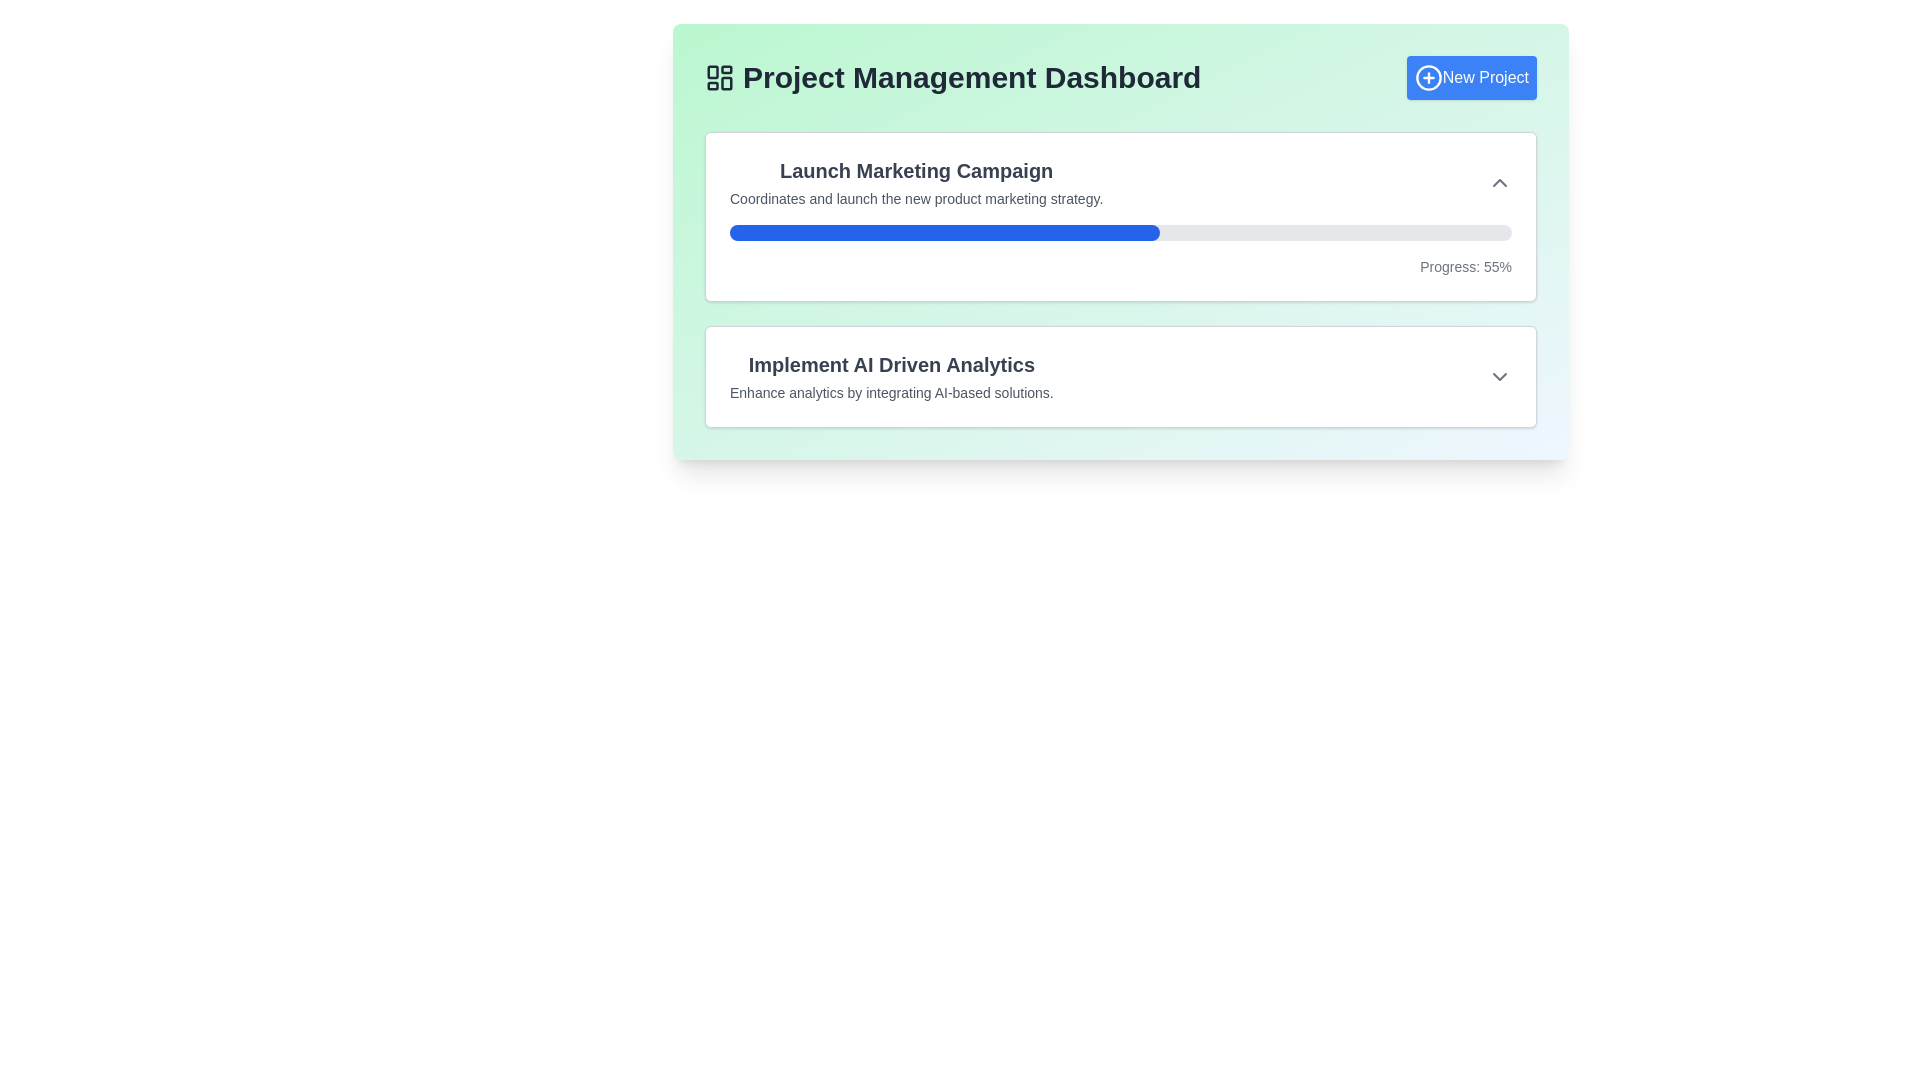  What do you see at coordinates (736, 231) in the screenshot?
I see `progress` at bounding box center [736, 231].